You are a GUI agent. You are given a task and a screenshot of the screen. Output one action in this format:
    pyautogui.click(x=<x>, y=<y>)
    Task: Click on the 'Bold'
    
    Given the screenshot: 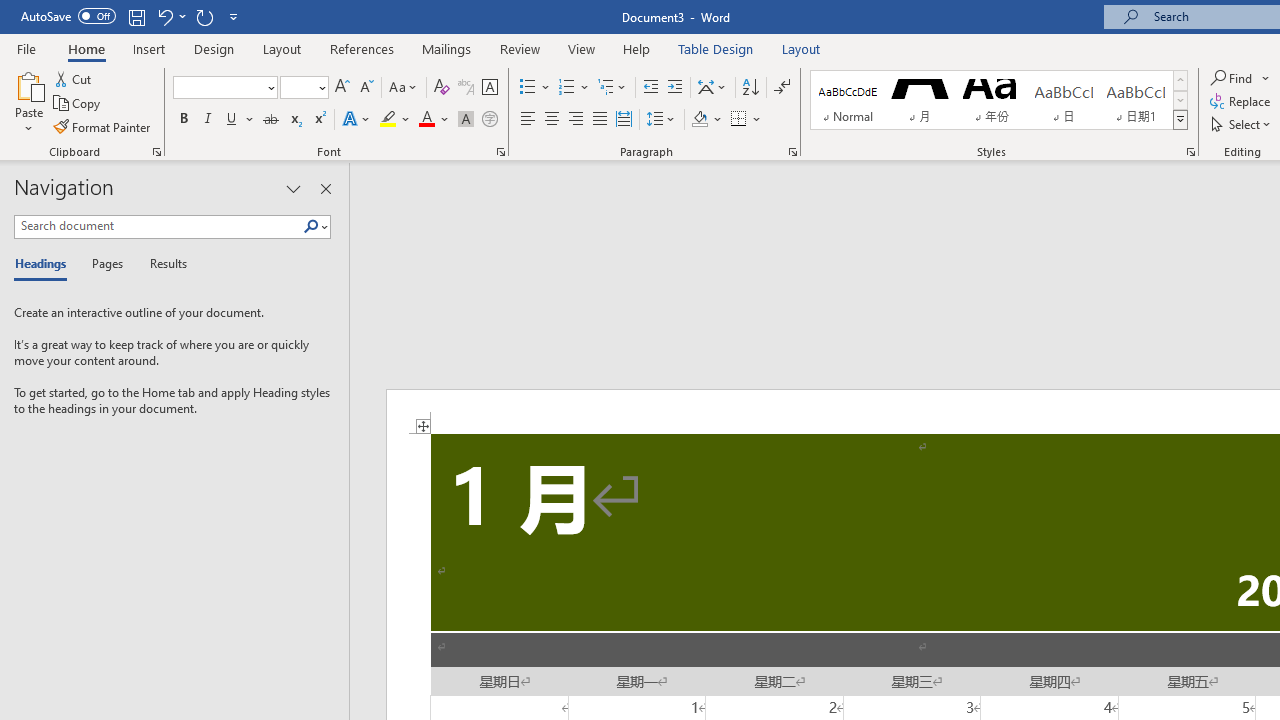 What is the action you would take?
    pyautogui.click(x=183, y=119)
    